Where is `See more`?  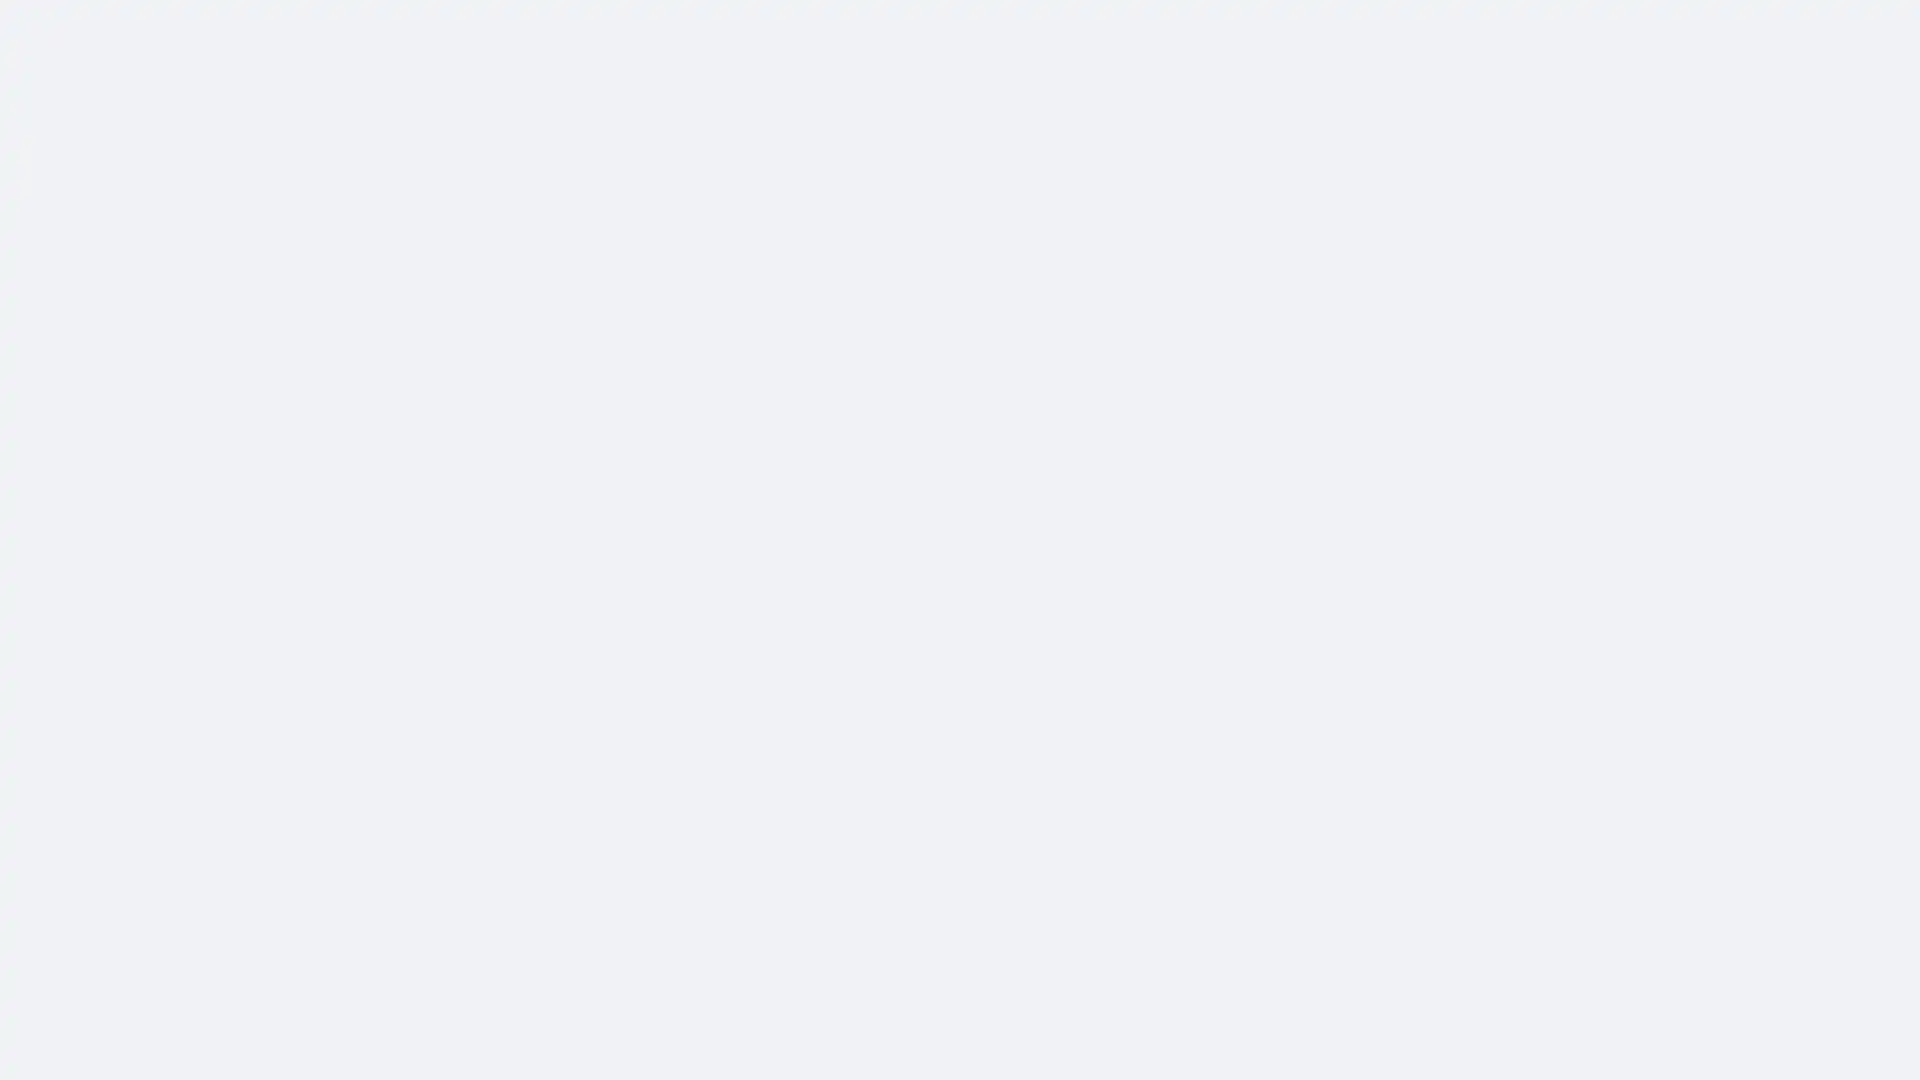 See more is located at coordinates (690, 837).